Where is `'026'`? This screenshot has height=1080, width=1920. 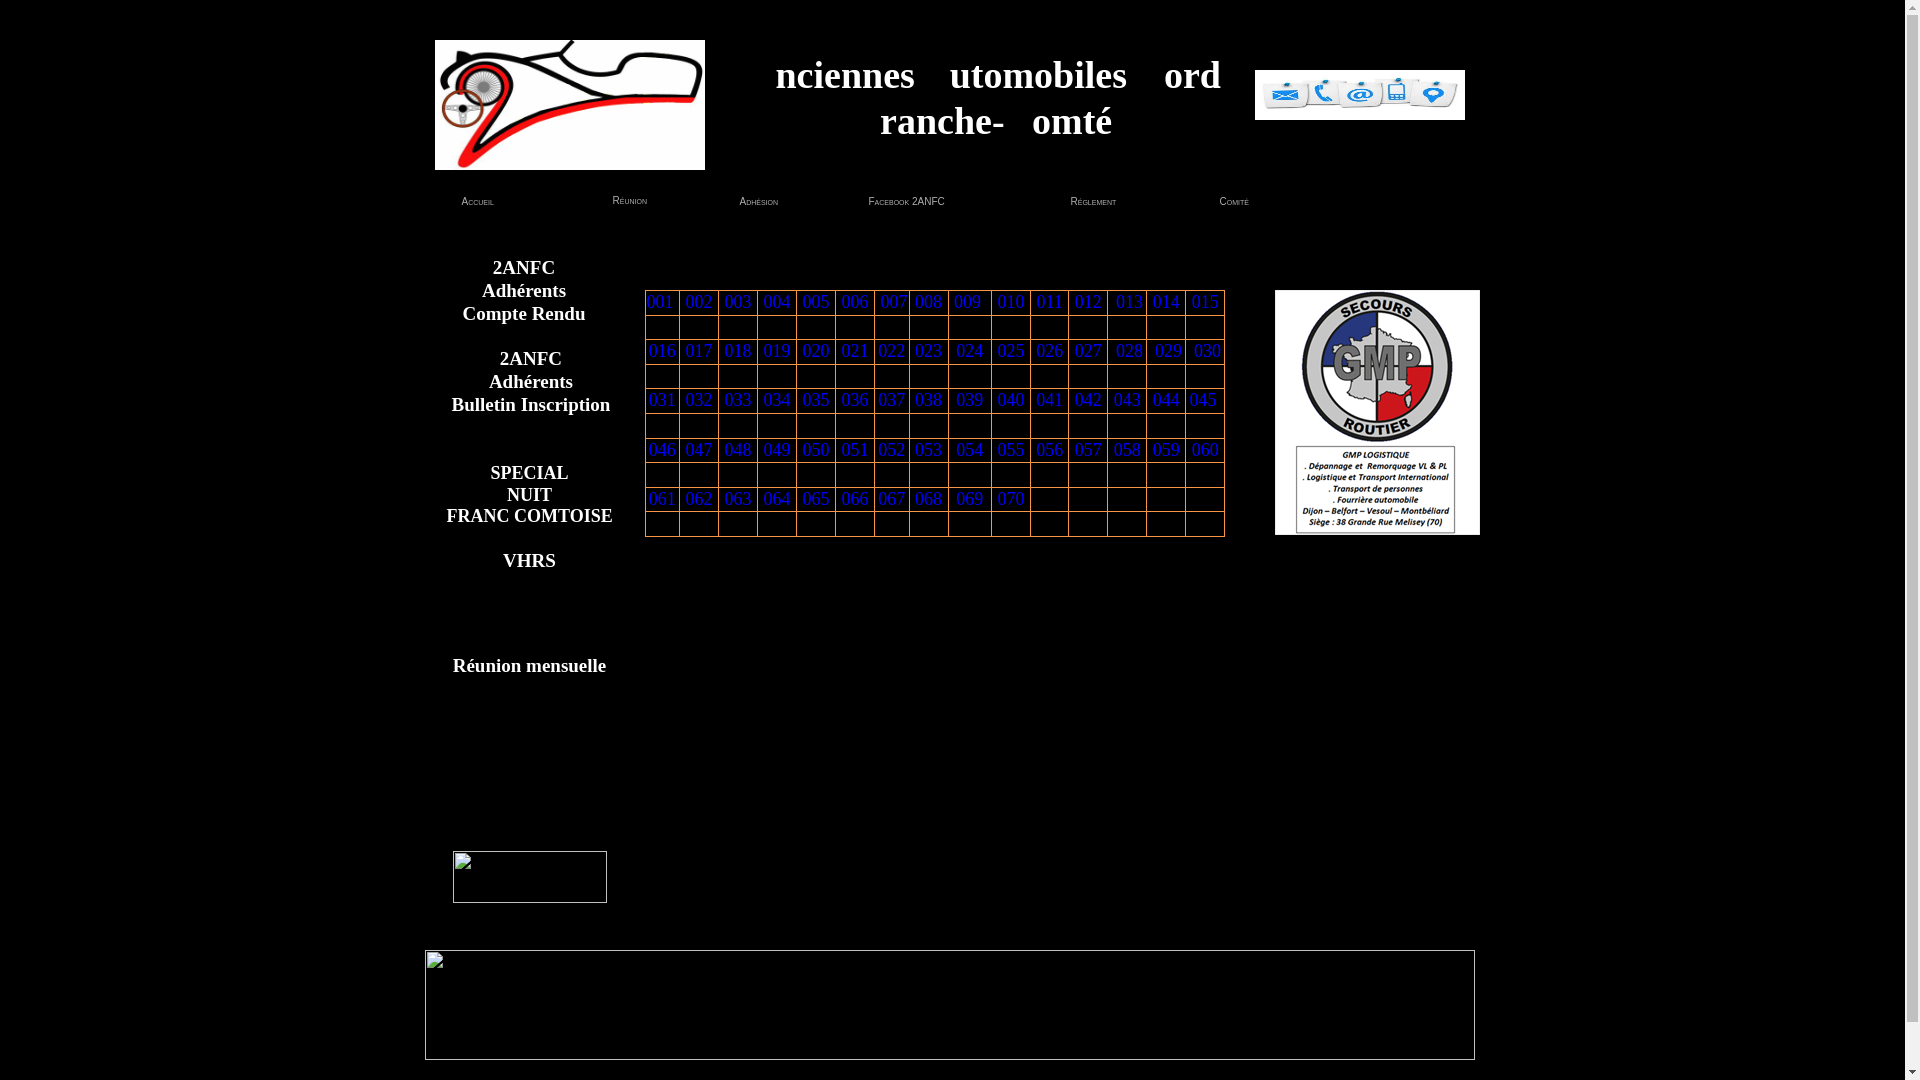 '026' is located at coordinates (1048, 350).